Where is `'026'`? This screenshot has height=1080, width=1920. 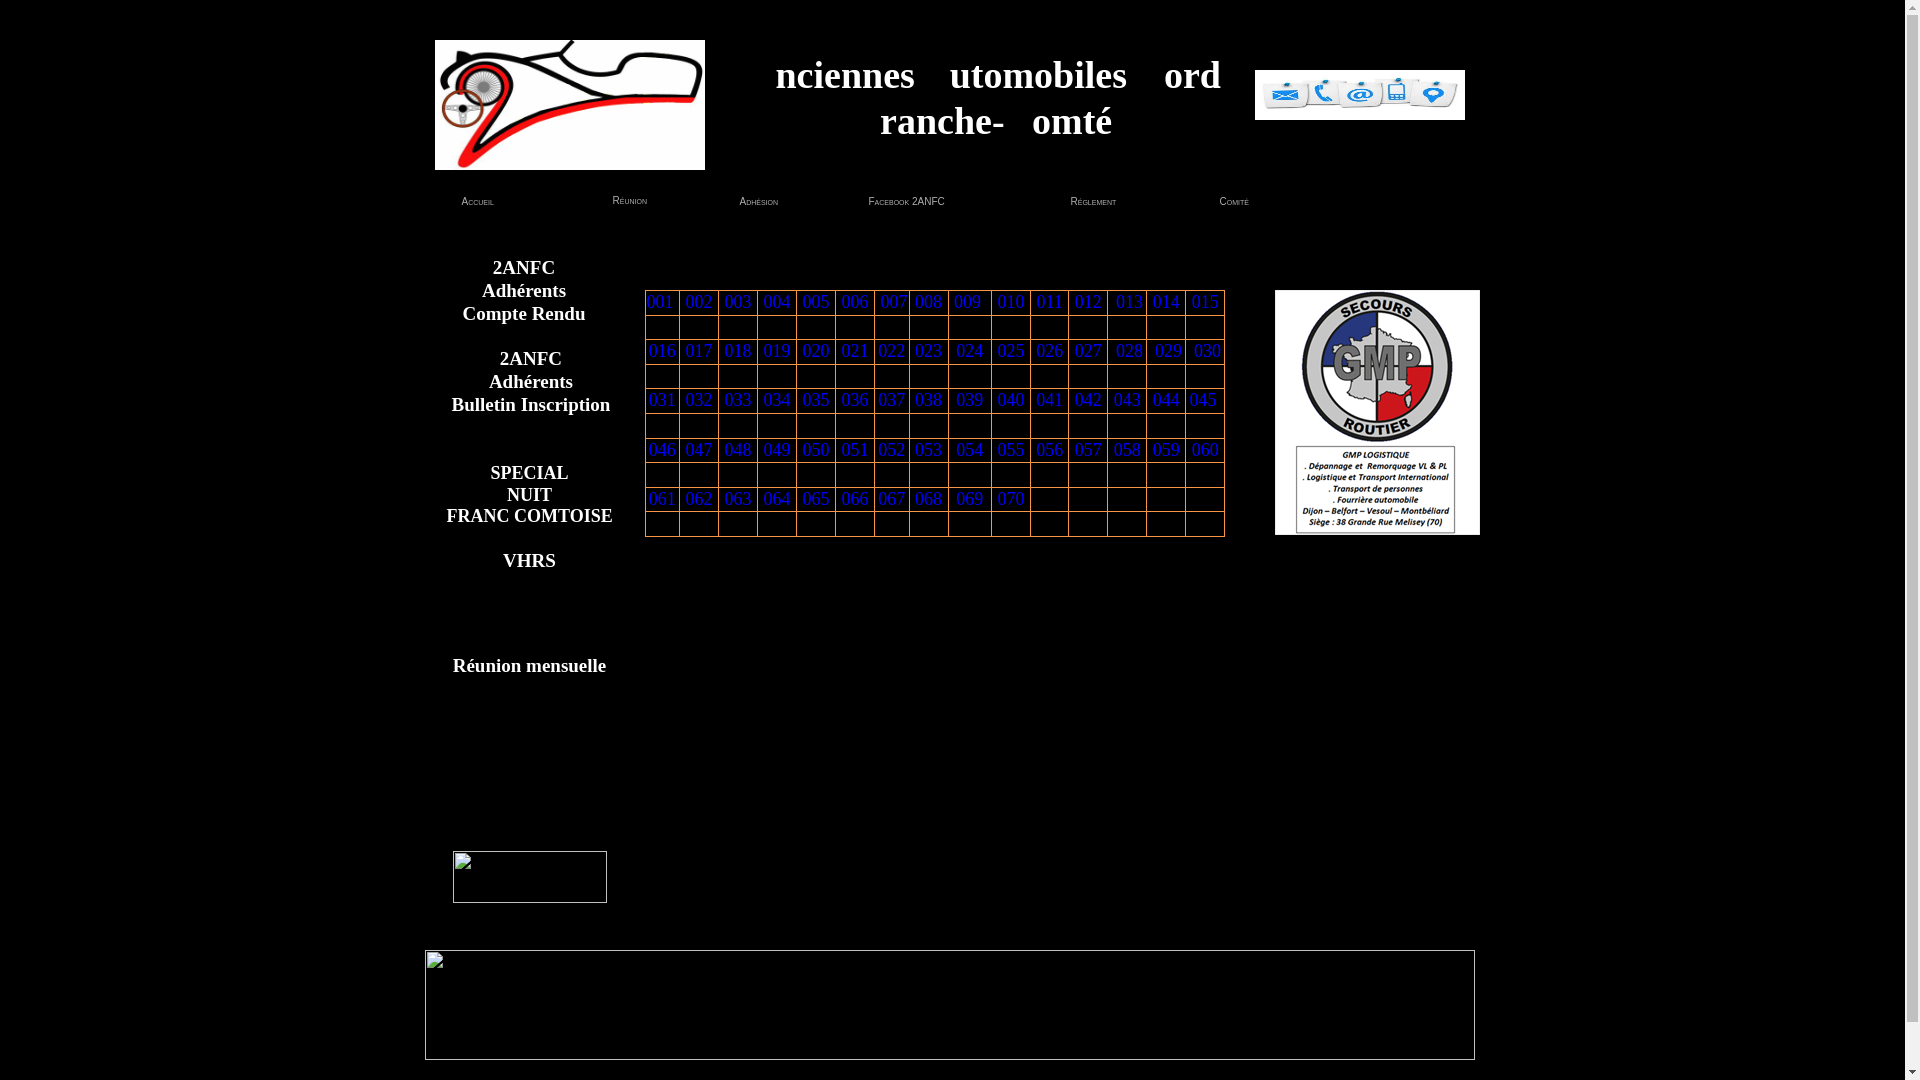 '026' is located at coordinates (1048, 350).